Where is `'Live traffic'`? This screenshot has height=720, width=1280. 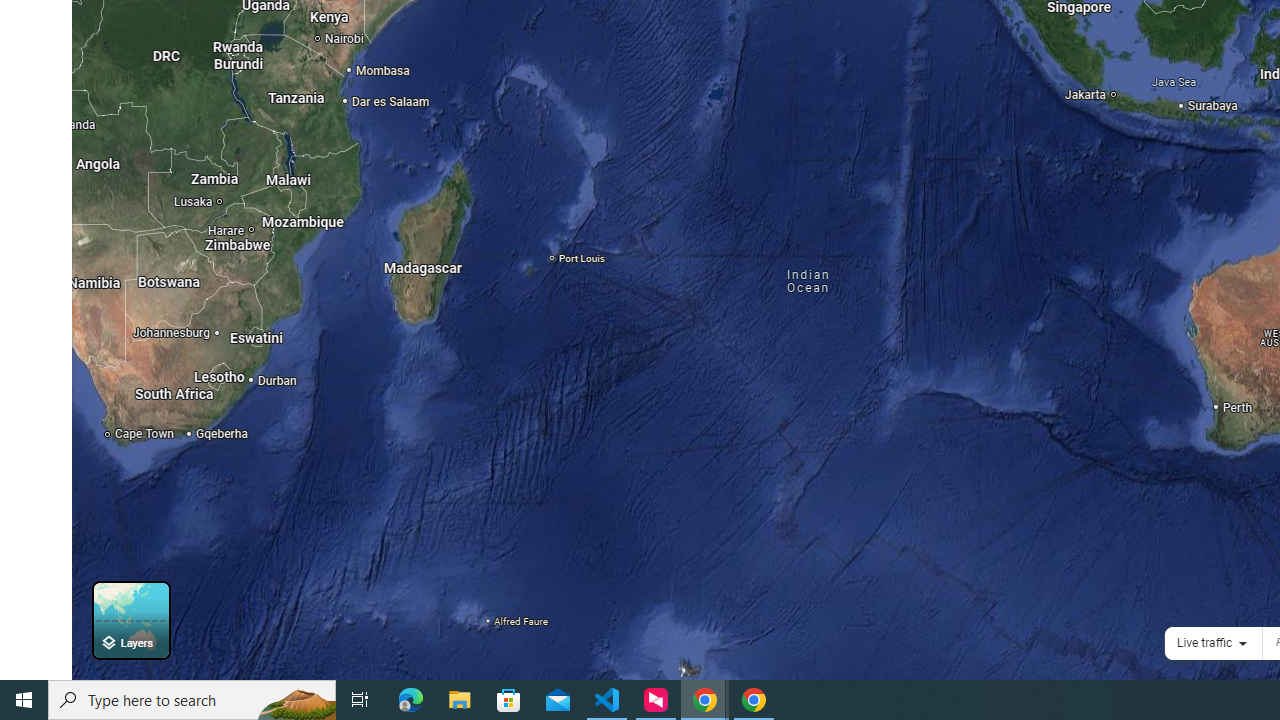 'Live traffic' is located at coordinates (1203, 642).